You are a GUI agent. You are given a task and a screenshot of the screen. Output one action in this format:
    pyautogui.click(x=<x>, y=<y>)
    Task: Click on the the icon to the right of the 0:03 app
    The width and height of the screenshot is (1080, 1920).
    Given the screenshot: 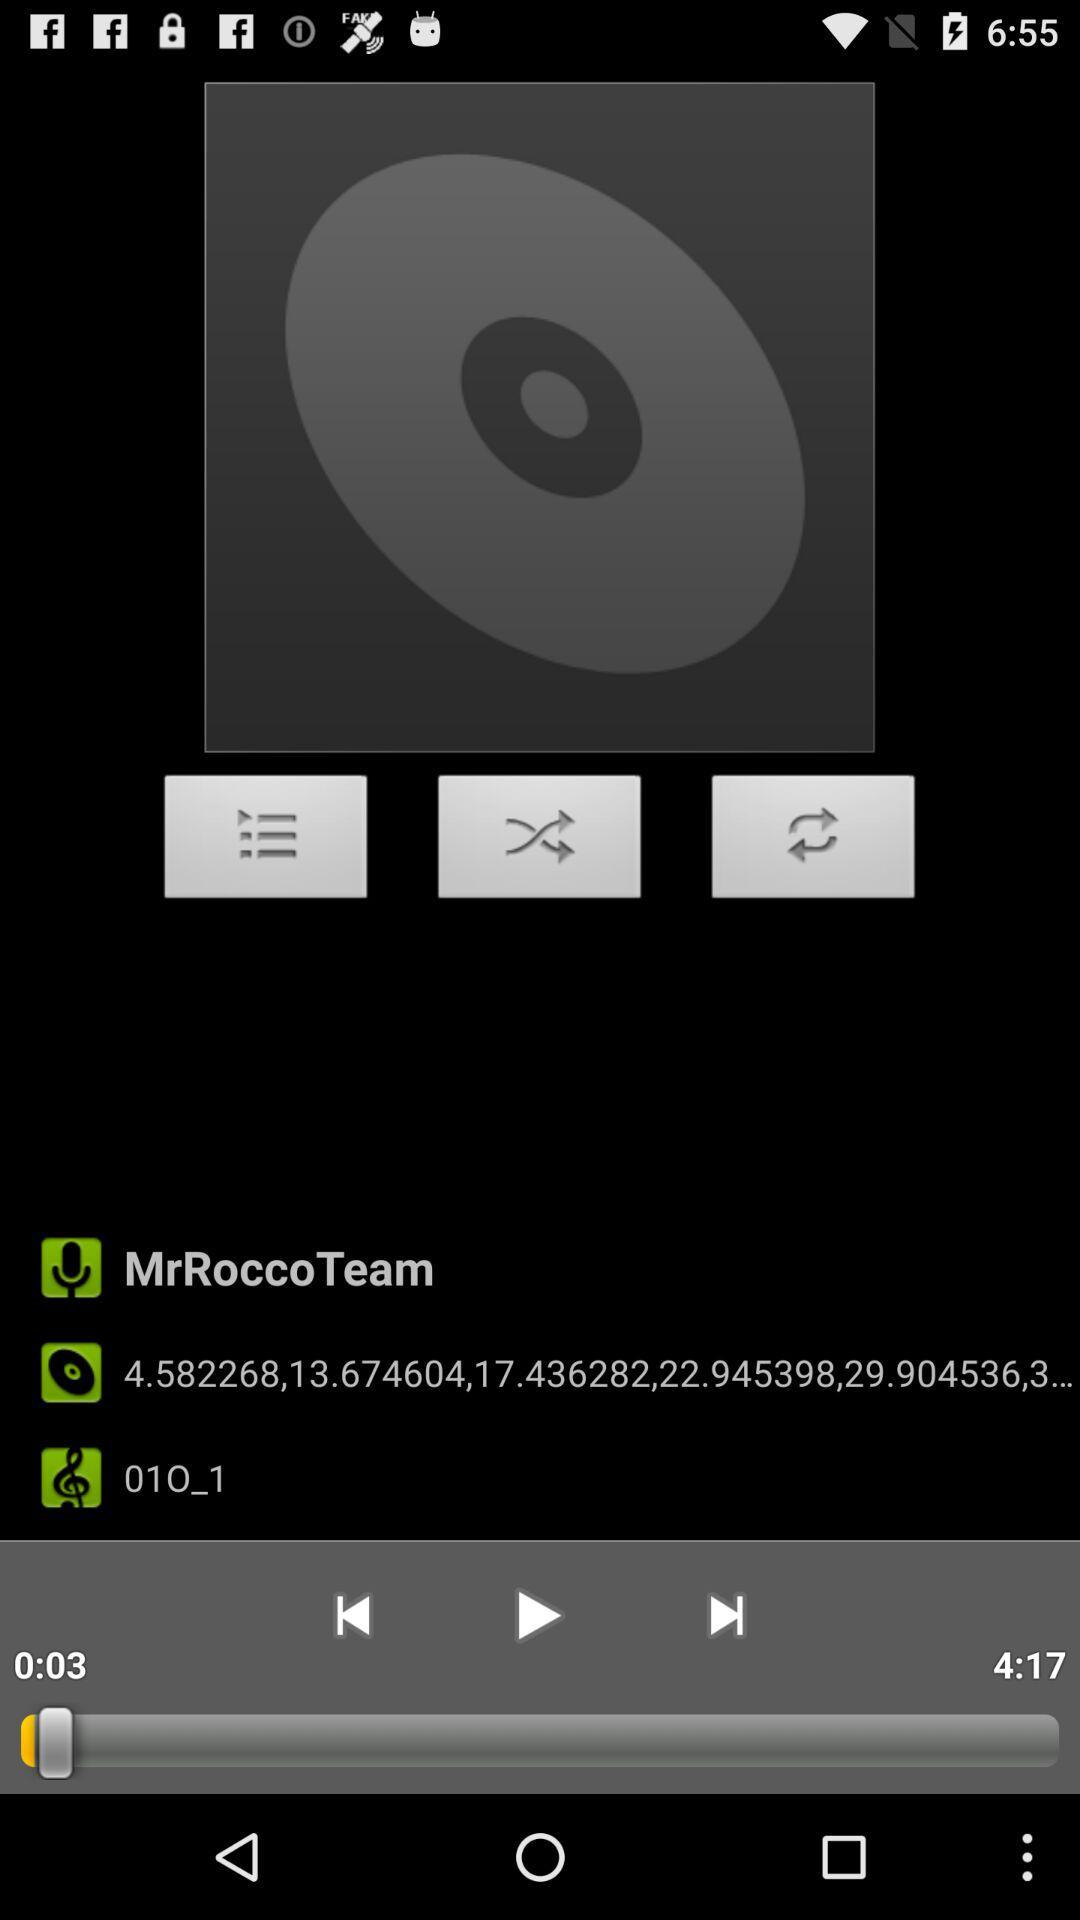 What is the action you would take?
    pyautogui.click(x=351, y=1615)
    